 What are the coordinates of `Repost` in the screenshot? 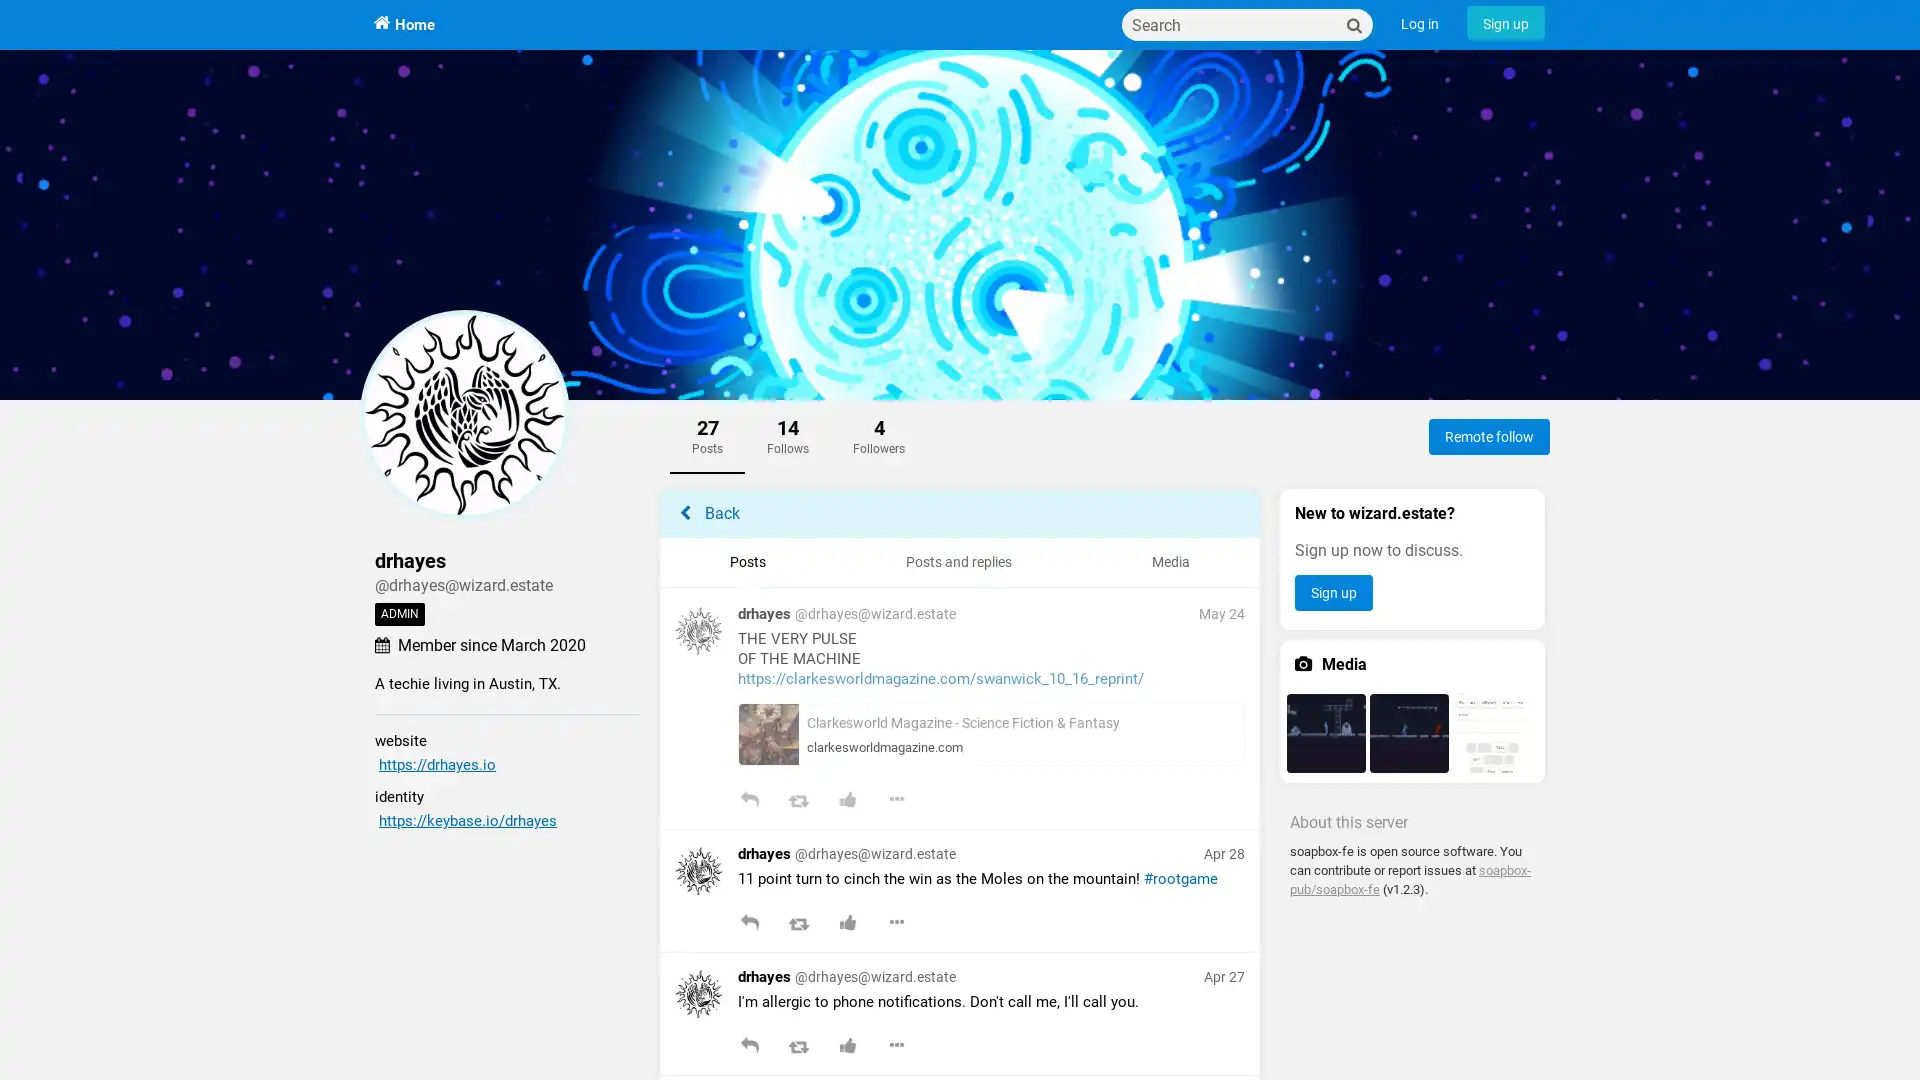 It's located at (797, 1047).